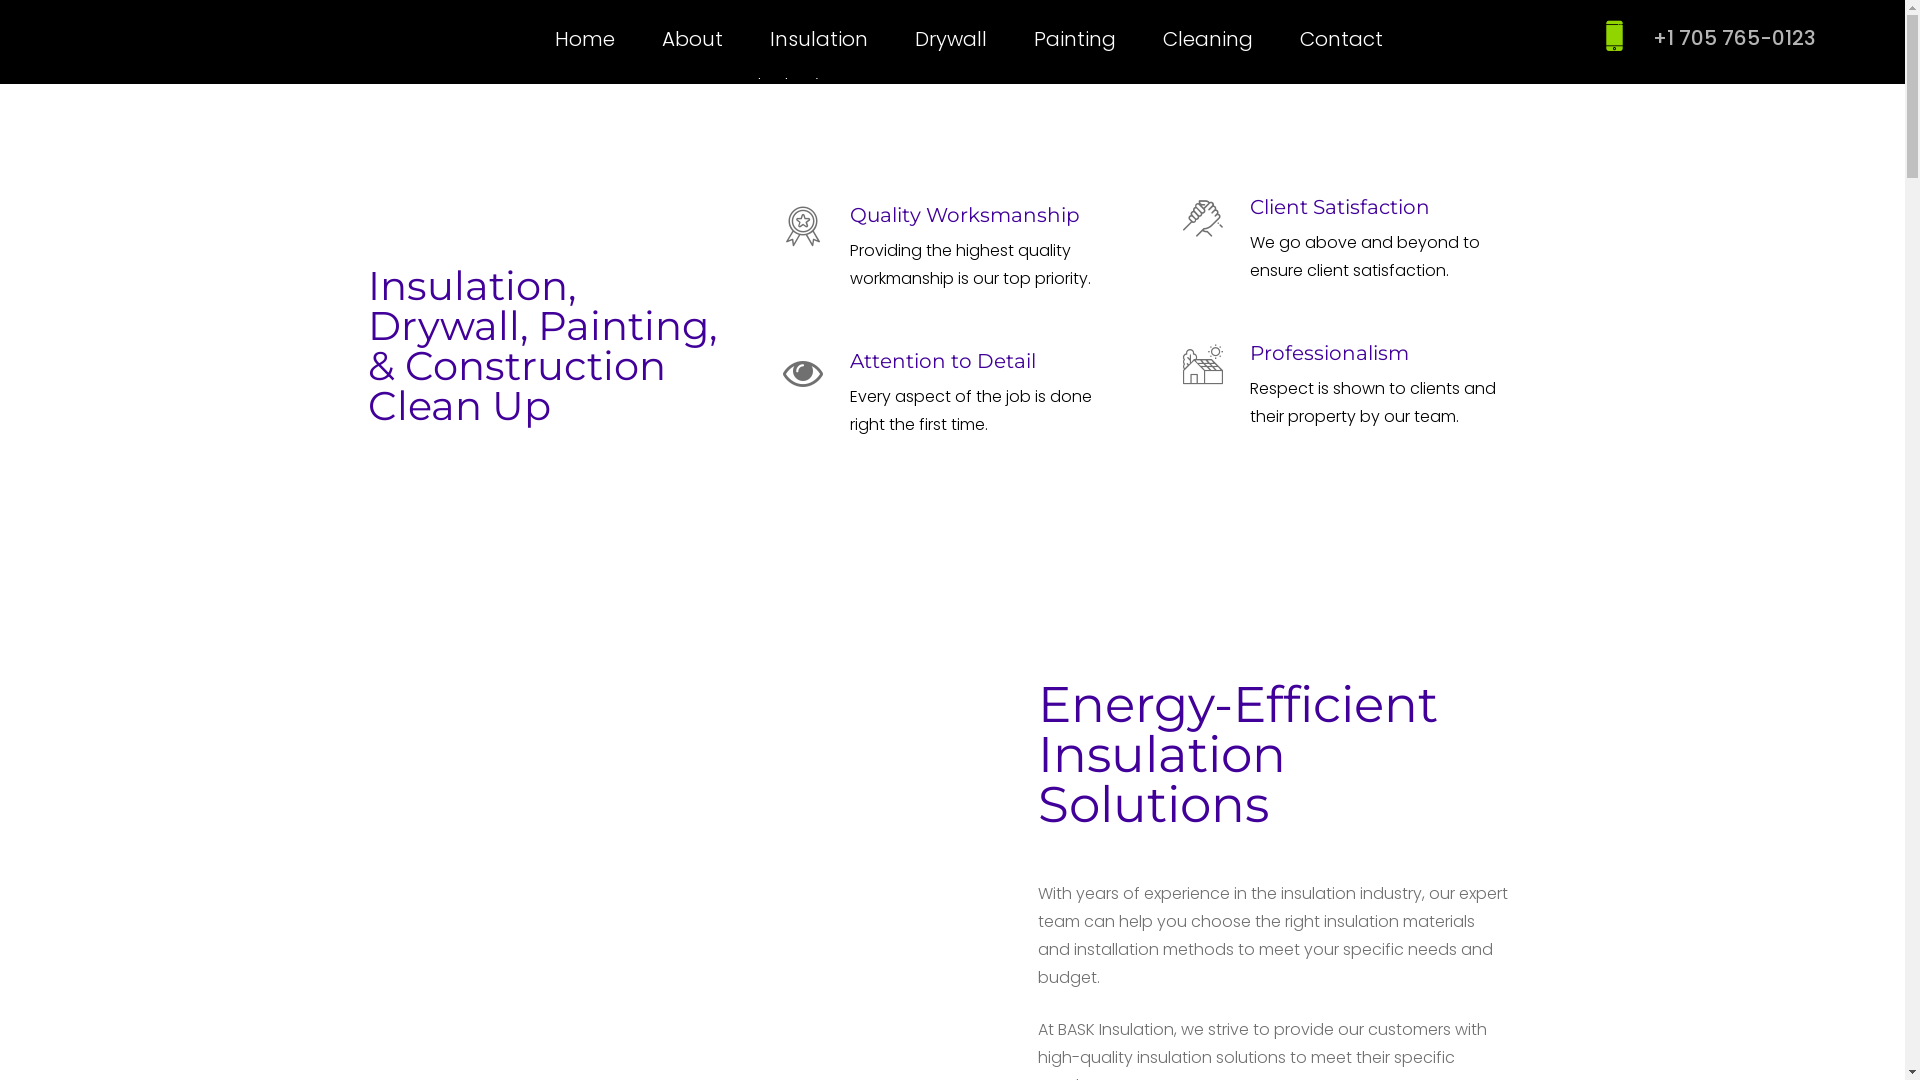 The height and width of the screenshot is (1080, 1920). Describe the element at coordinates (768, 38) in the screenshot. I see `'Insulation'` at that location.